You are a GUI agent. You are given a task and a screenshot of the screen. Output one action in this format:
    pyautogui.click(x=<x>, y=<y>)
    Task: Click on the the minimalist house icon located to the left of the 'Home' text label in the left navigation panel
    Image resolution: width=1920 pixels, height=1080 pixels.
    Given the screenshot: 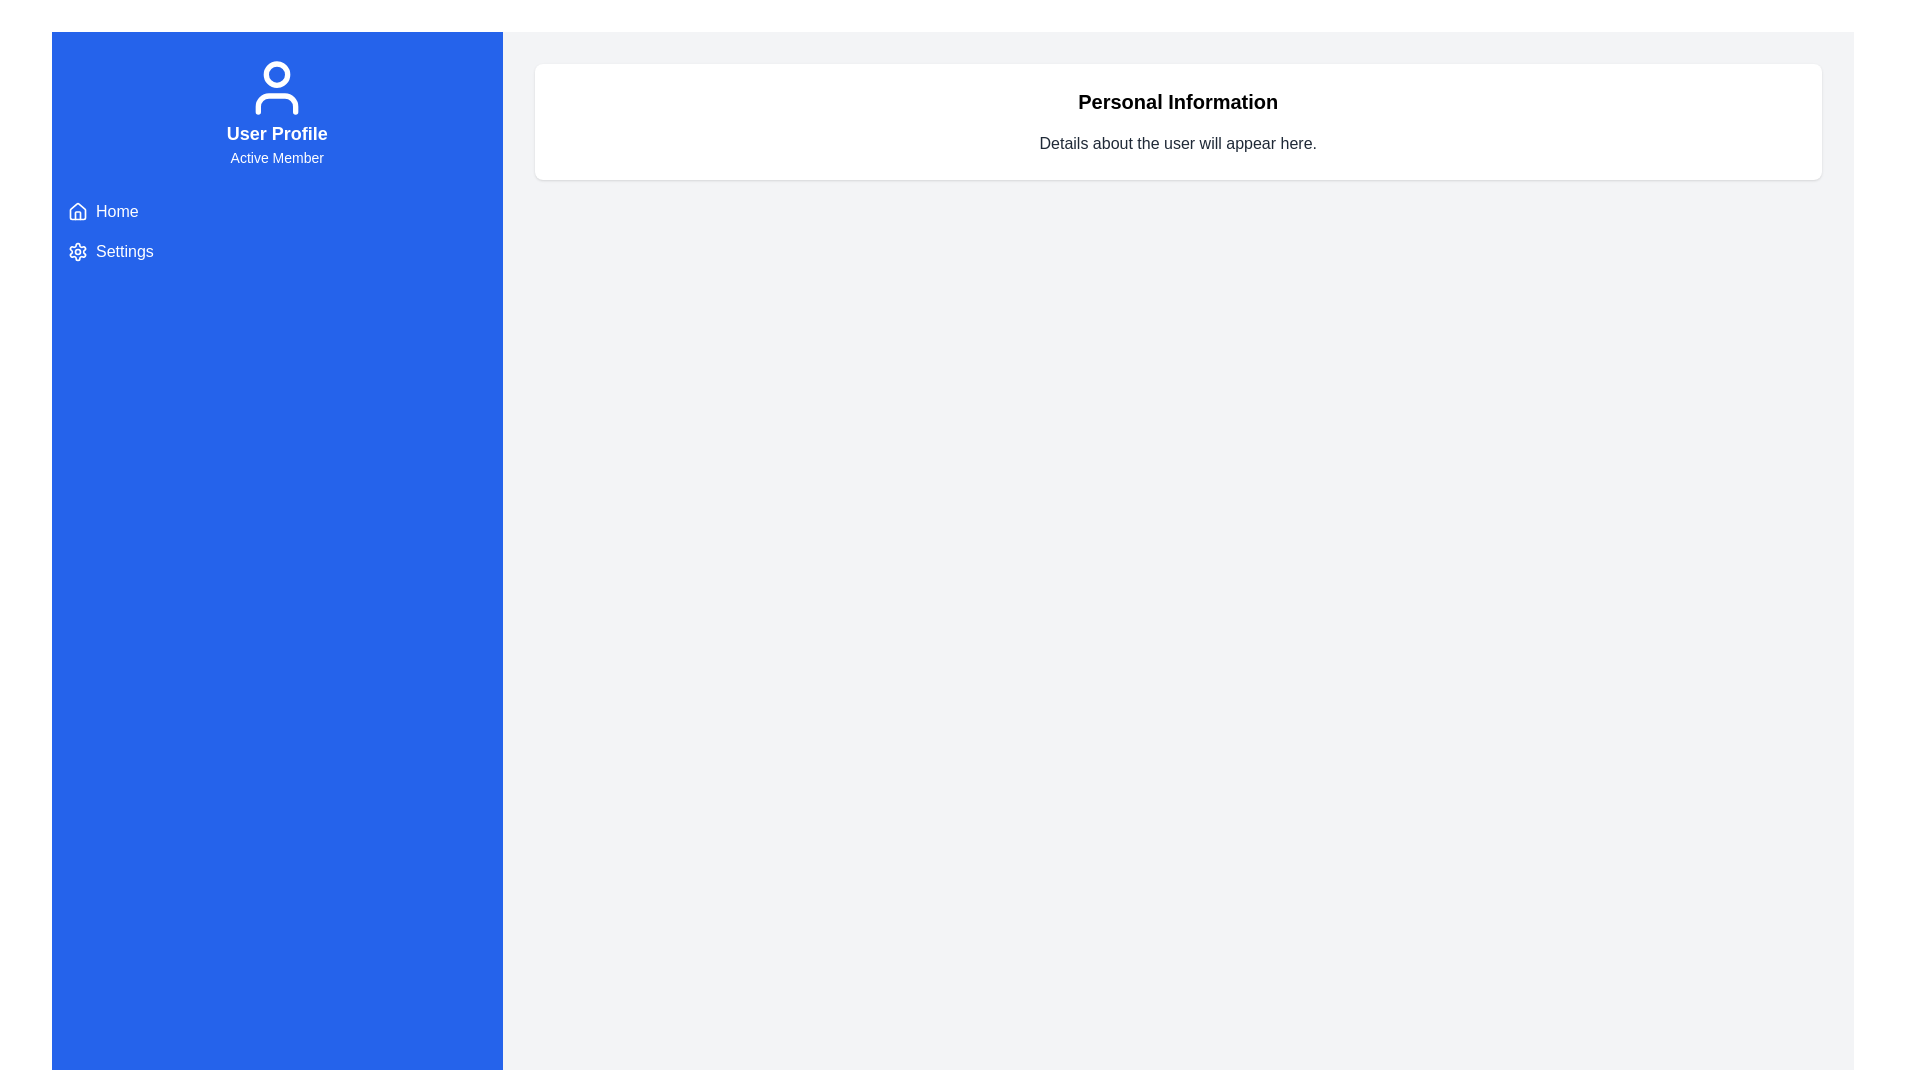 What is the action you would take?
    pyautogui.click(x=77, y=212)
    